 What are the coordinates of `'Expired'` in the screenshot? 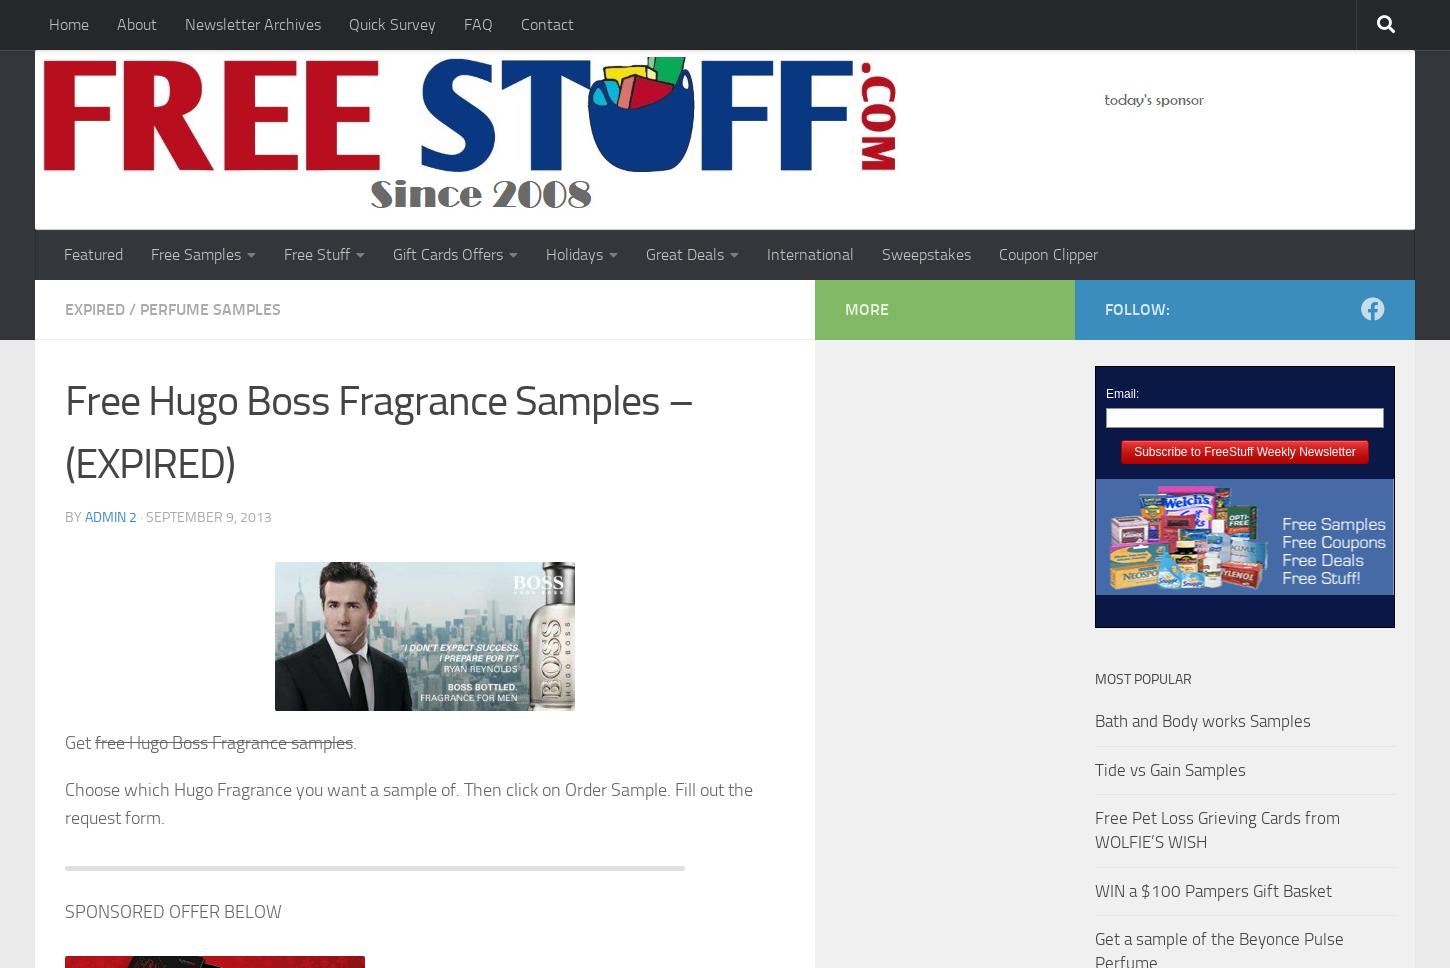 It's located at (94, 308).